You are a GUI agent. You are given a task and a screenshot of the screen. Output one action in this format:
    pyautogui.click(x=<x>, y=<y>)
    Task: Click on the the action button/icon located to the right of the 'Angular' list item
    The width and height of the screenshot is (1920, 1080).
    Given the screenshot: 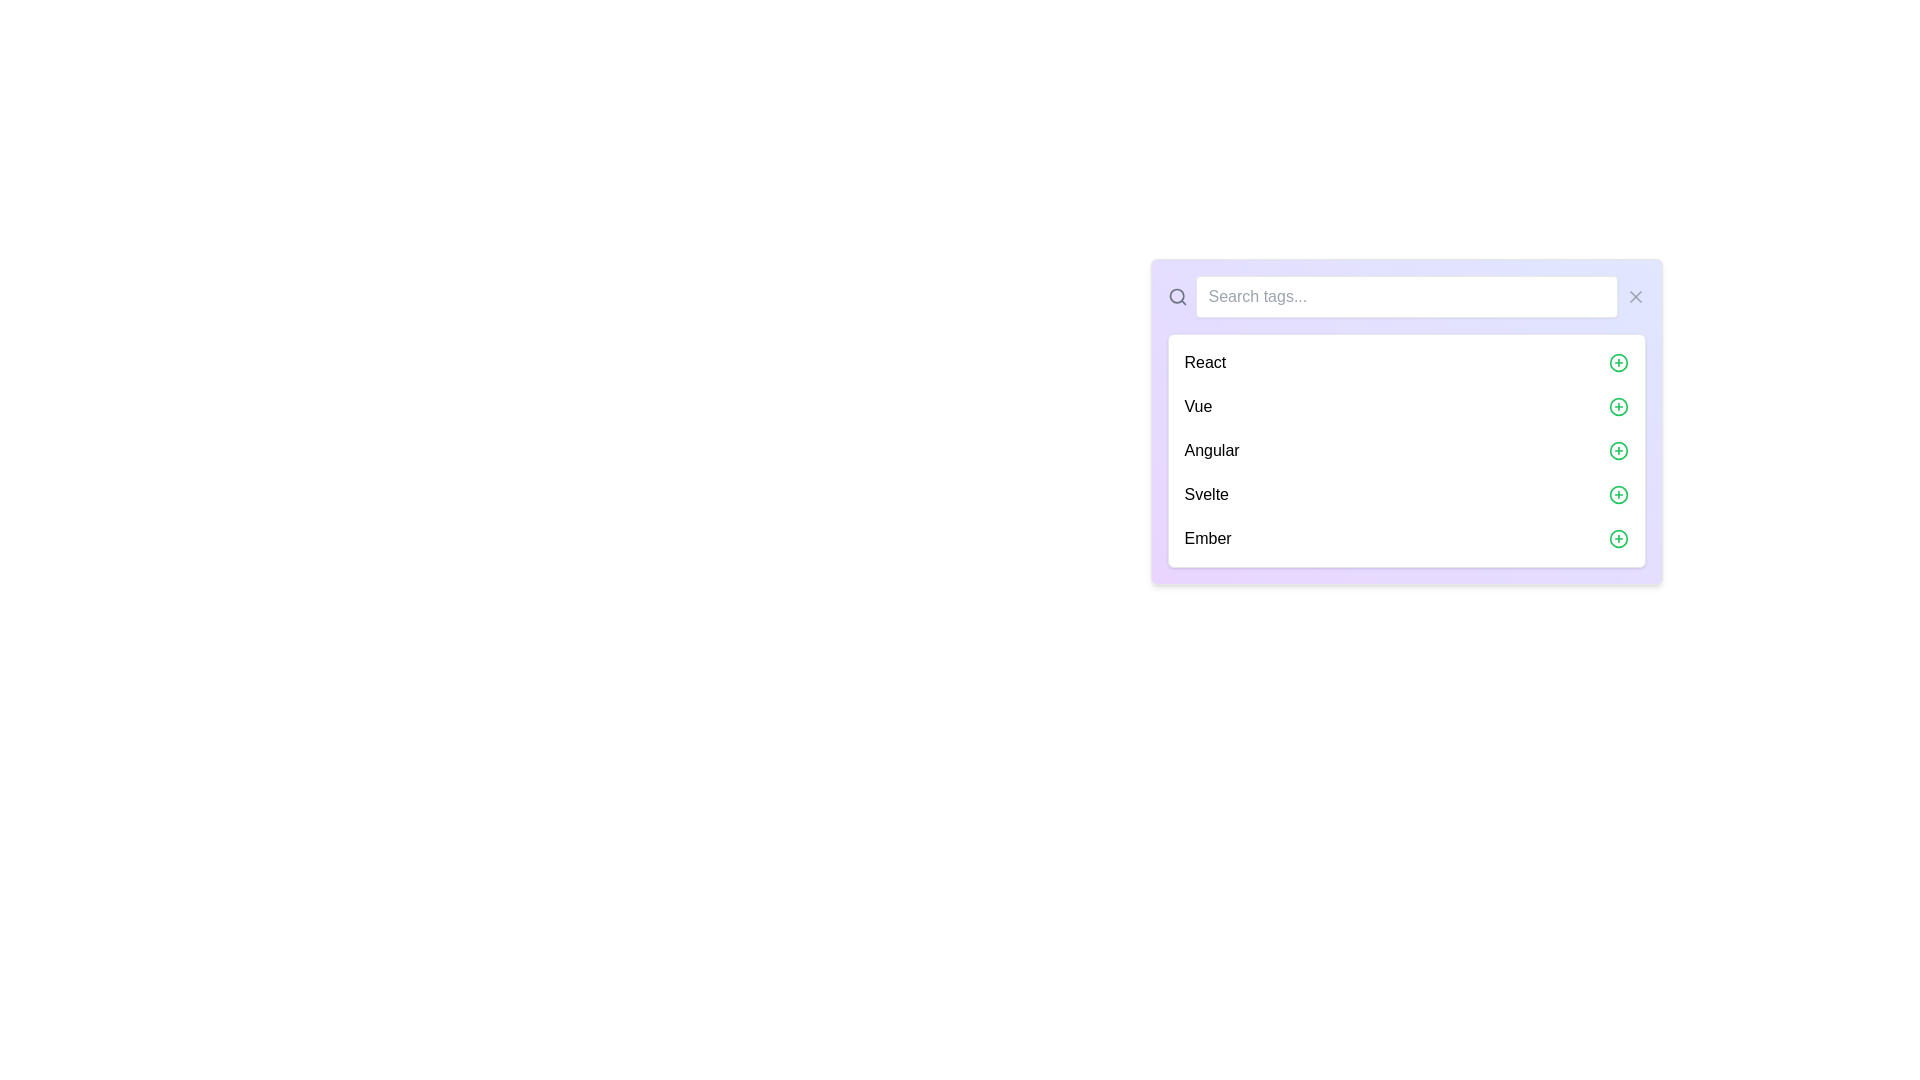 What is the action you would take?
    pyautogui.click(x=1618, y=451)
    